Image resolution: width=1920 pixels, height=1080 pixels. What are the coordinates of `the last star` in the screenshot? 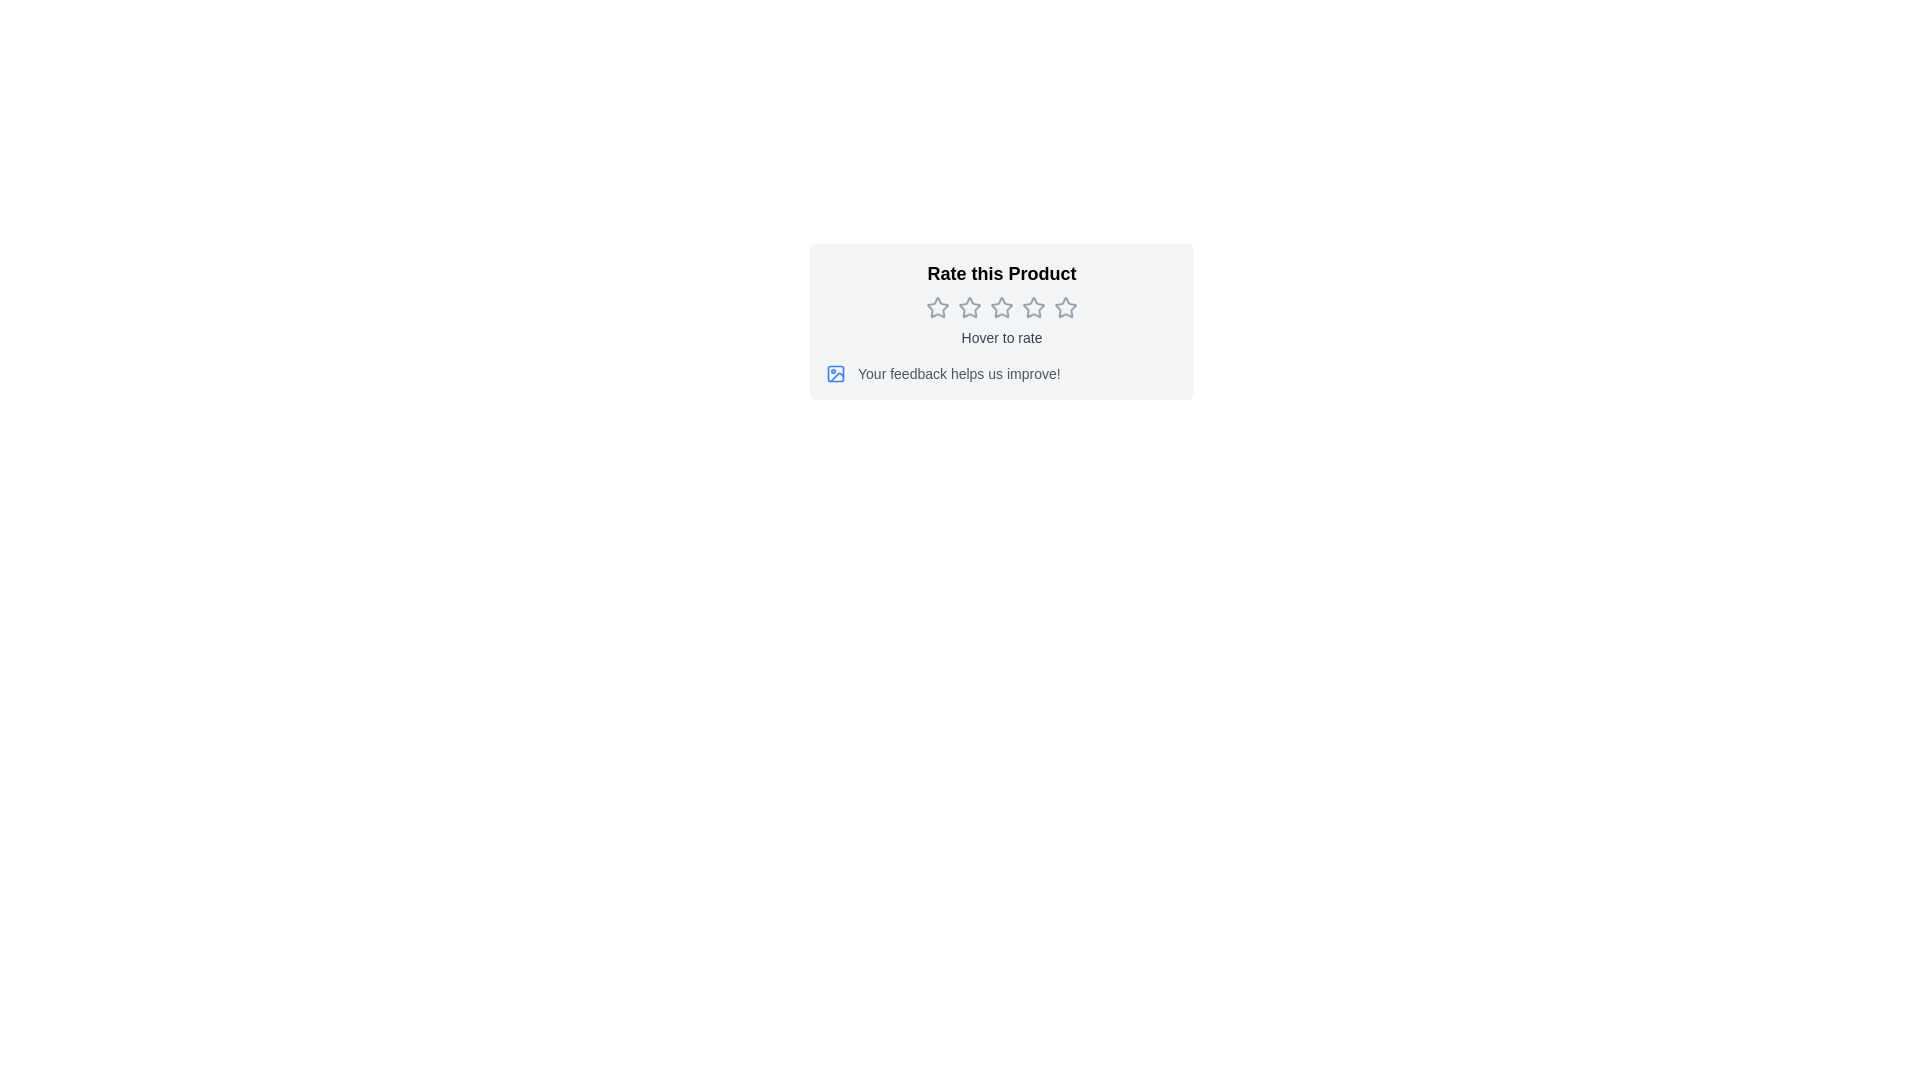 It's located at (1064, 307).